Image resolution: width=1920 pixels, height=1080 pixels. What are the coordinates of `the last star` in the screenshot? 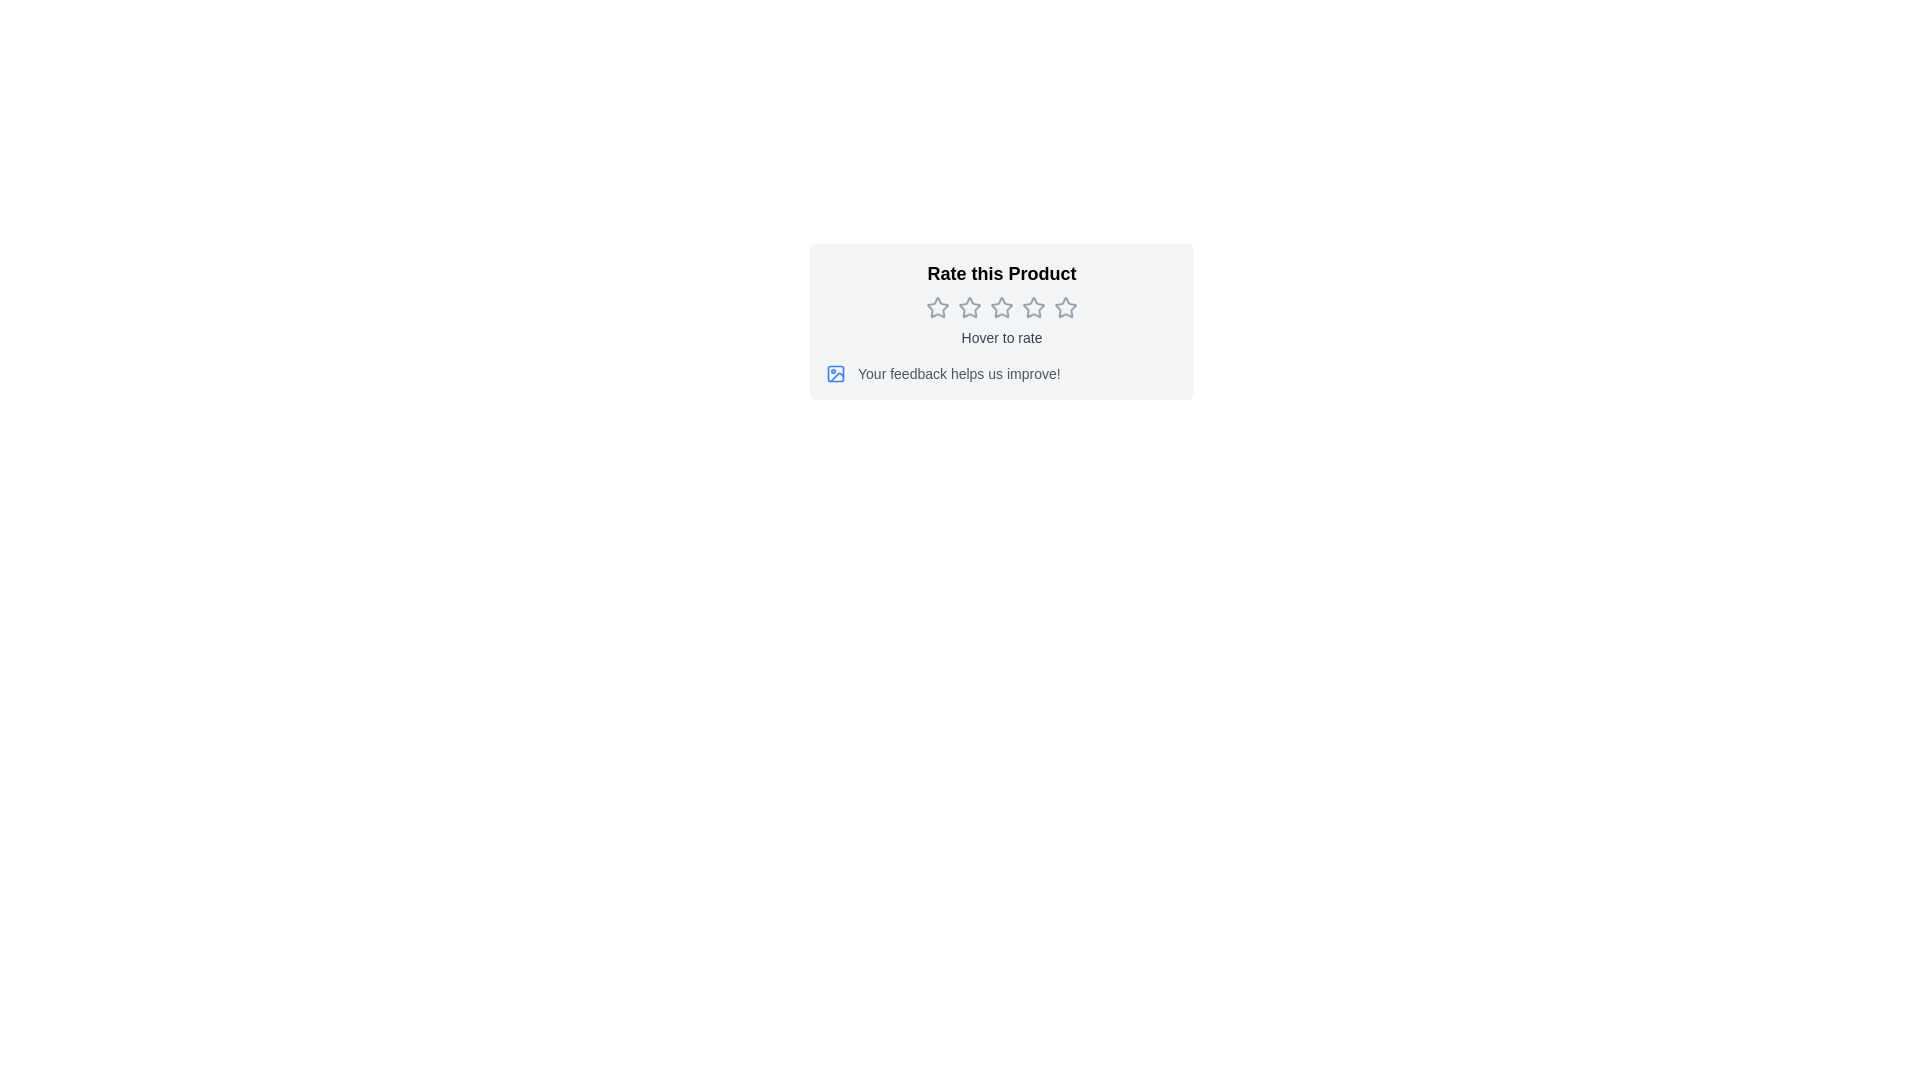 It's located at (1064, 307).